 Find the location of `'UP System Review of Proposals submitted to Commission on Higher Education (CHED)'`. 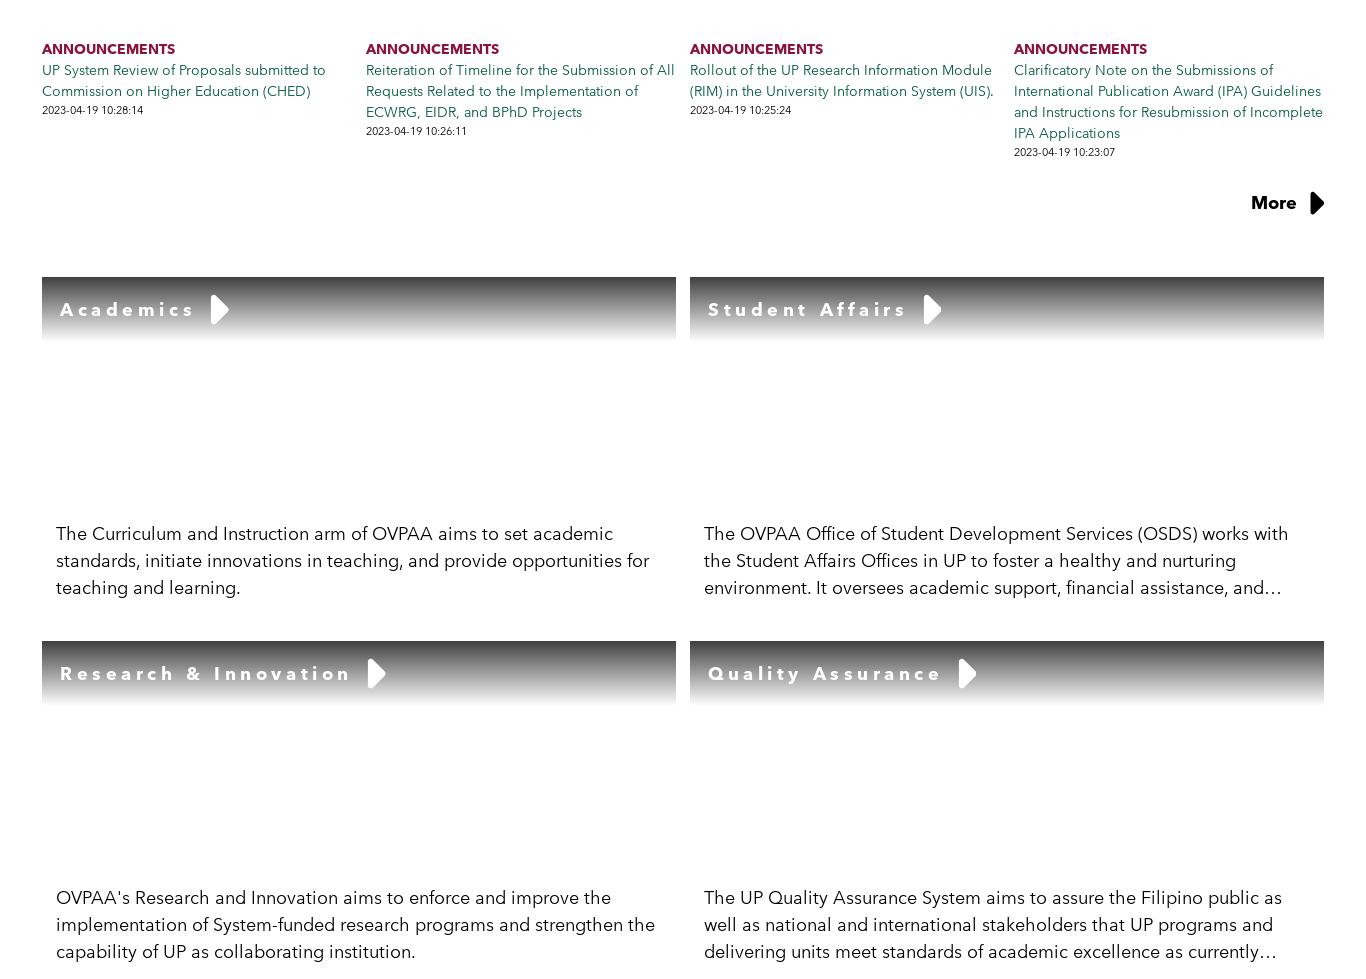

'UP System Review of Proposals submitted to Commission on Higher Education (CHED)' is located at coordinates (41, 79).